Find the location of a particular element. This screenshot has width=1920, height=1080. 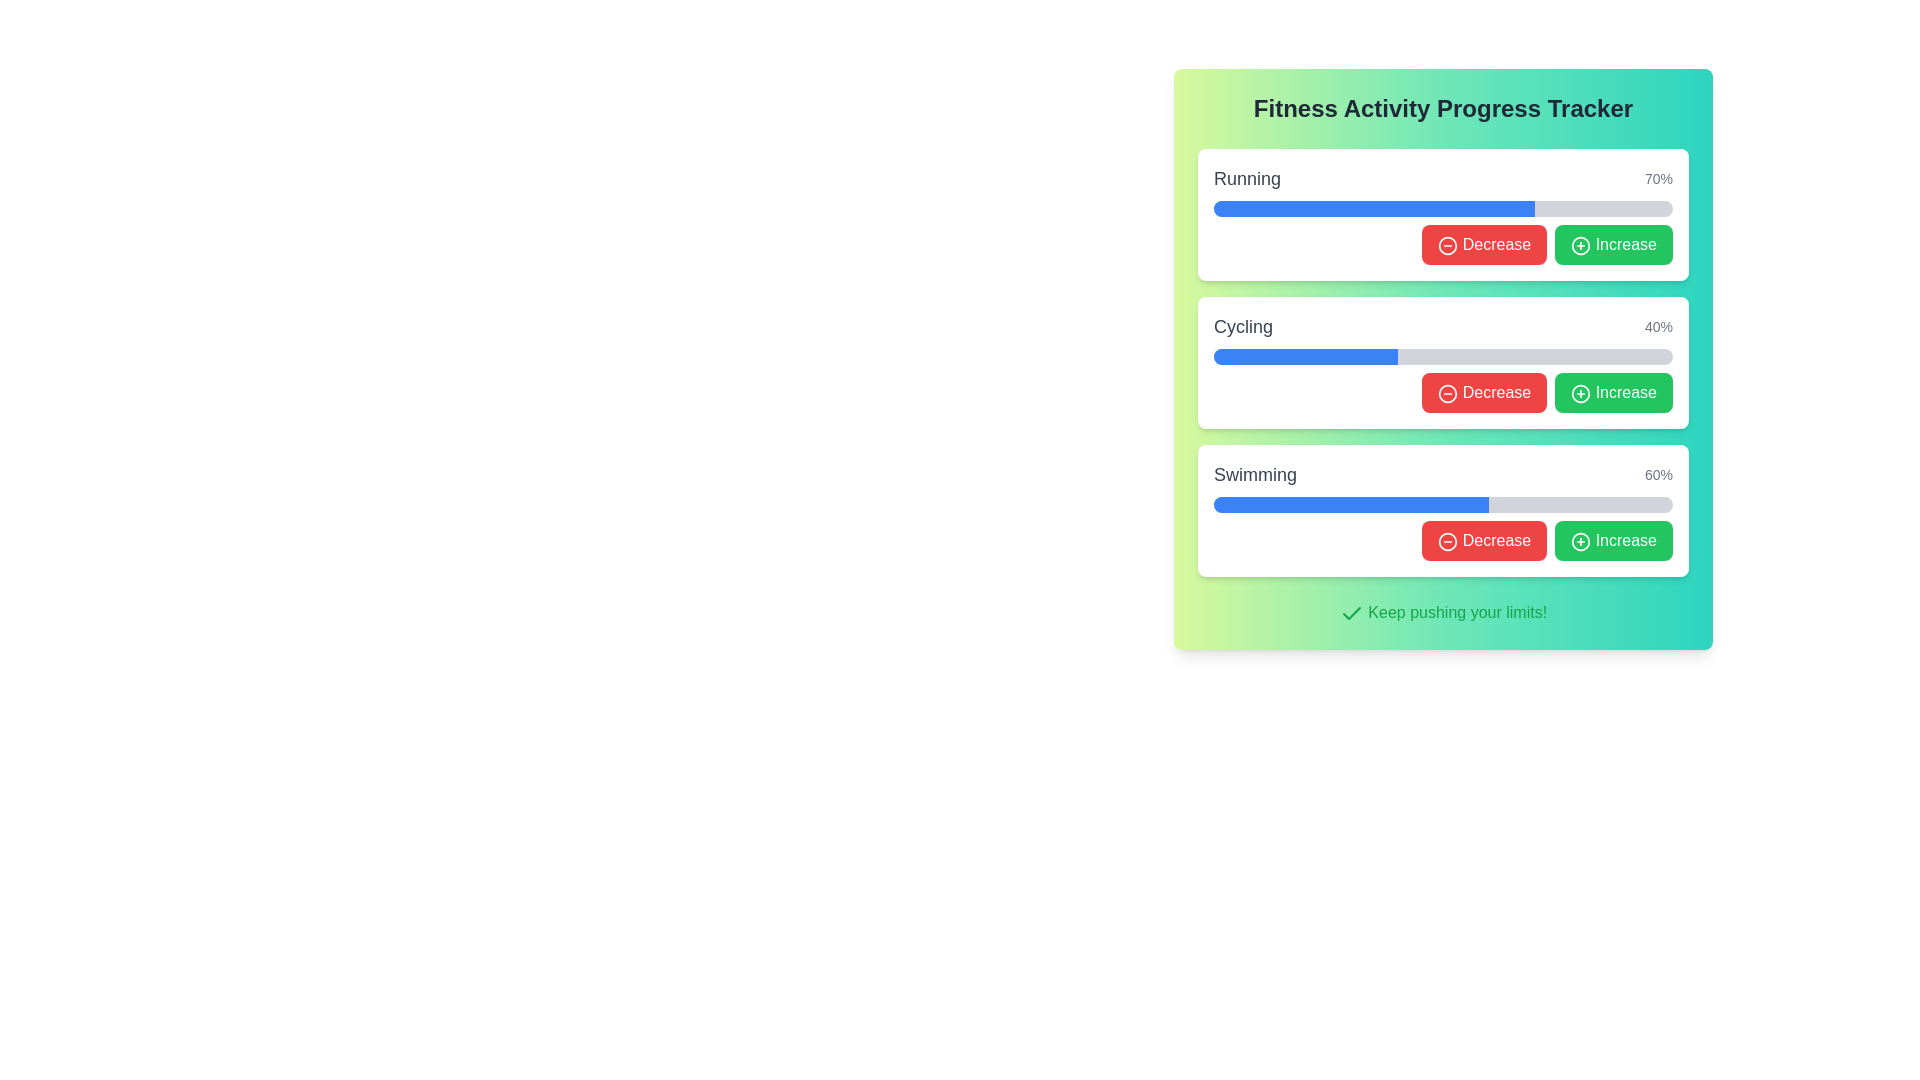

the circular icon inside the green 'Increase' button located in the 'Swimming' section of the 'Fitness Activity Progress Tracker' interface is located at coordinates (1580, 541).